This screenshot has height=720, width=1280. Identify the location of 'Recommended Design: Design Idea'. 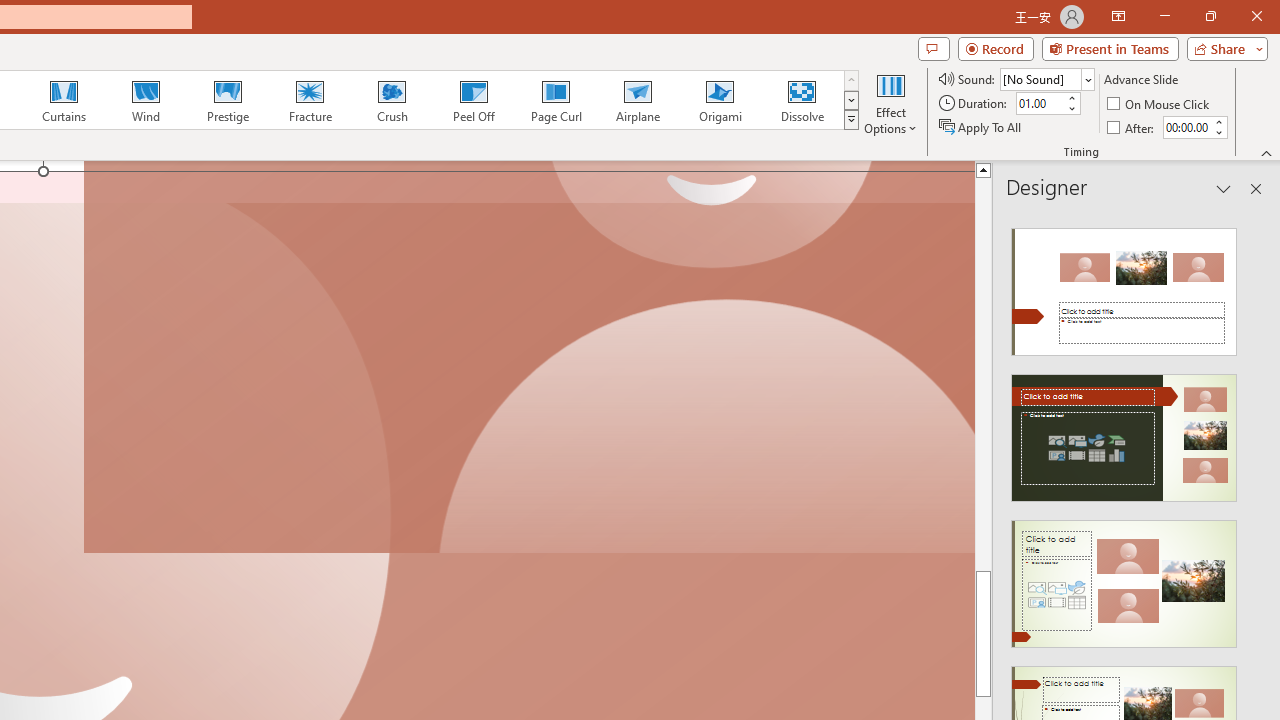
(1124, 286).